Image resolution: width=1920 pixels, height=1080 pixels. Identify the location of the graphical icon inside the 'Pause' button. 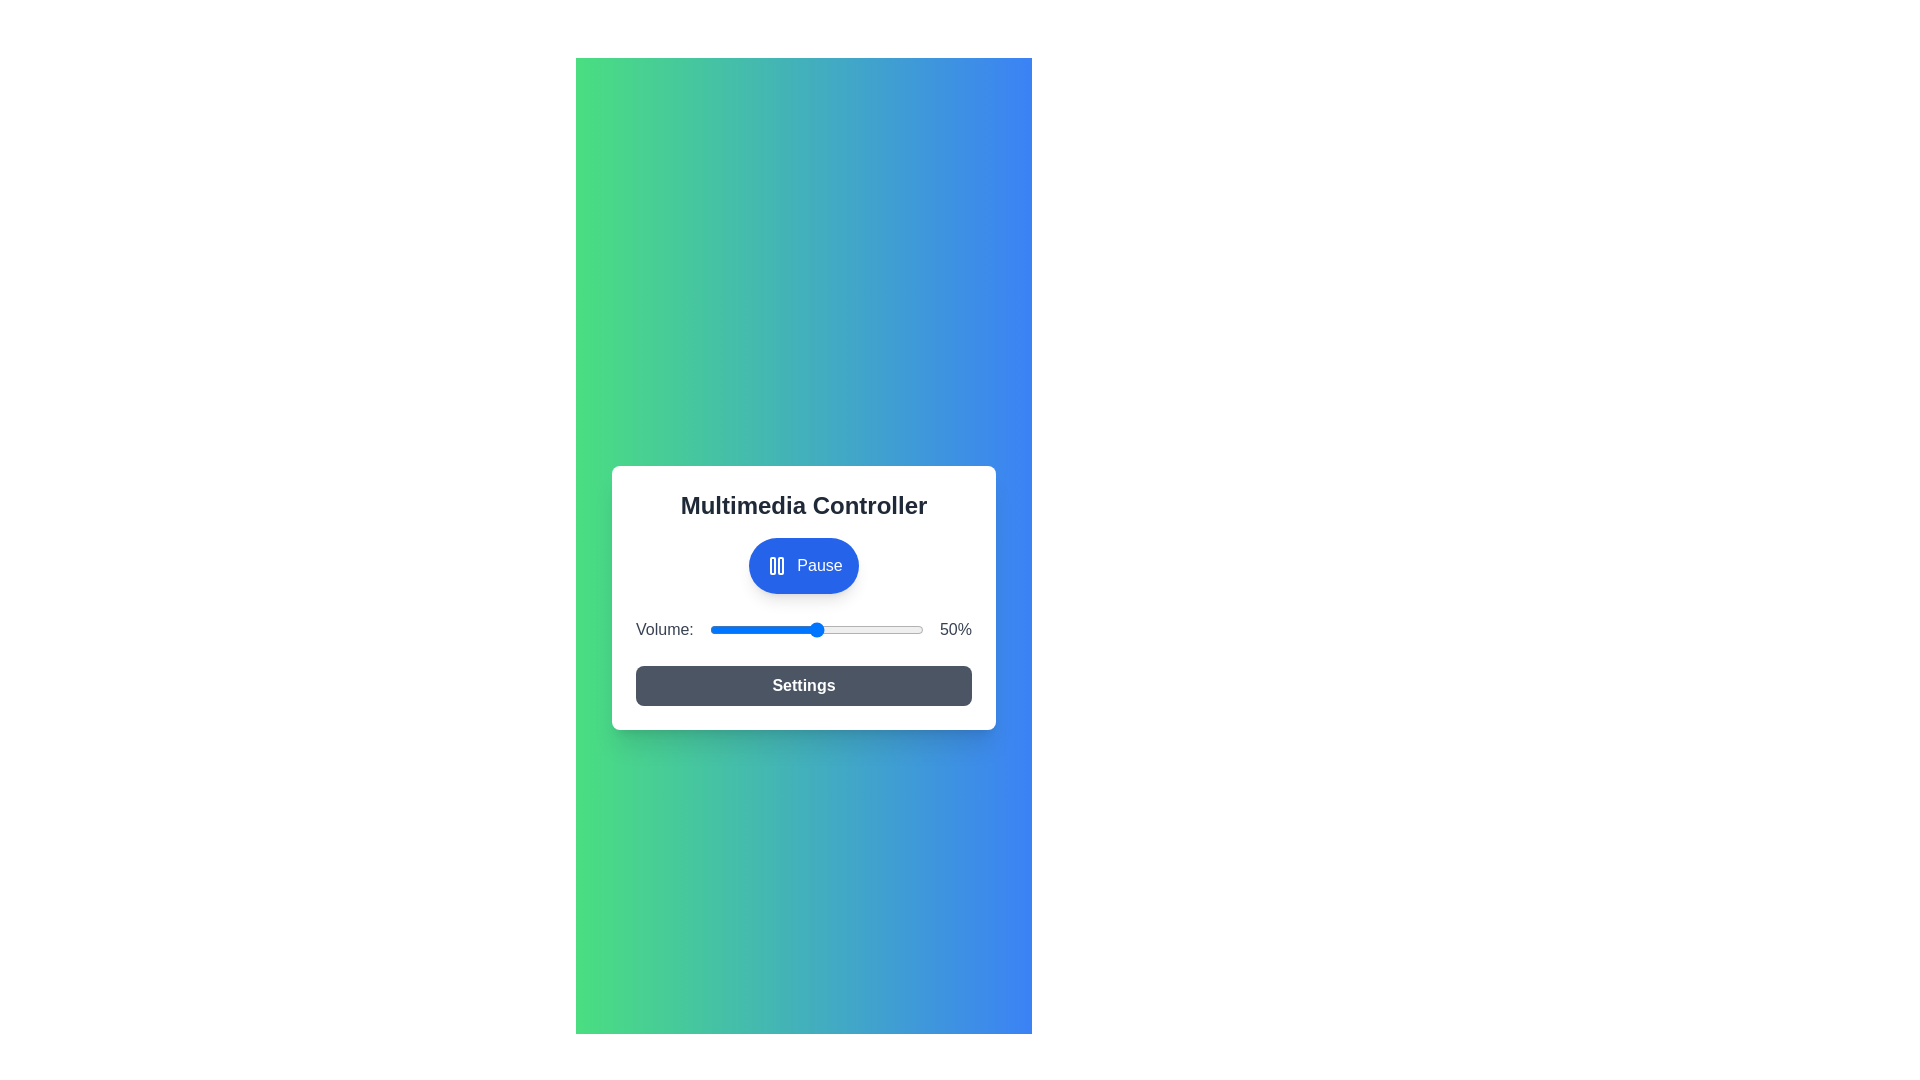
(776, 566).